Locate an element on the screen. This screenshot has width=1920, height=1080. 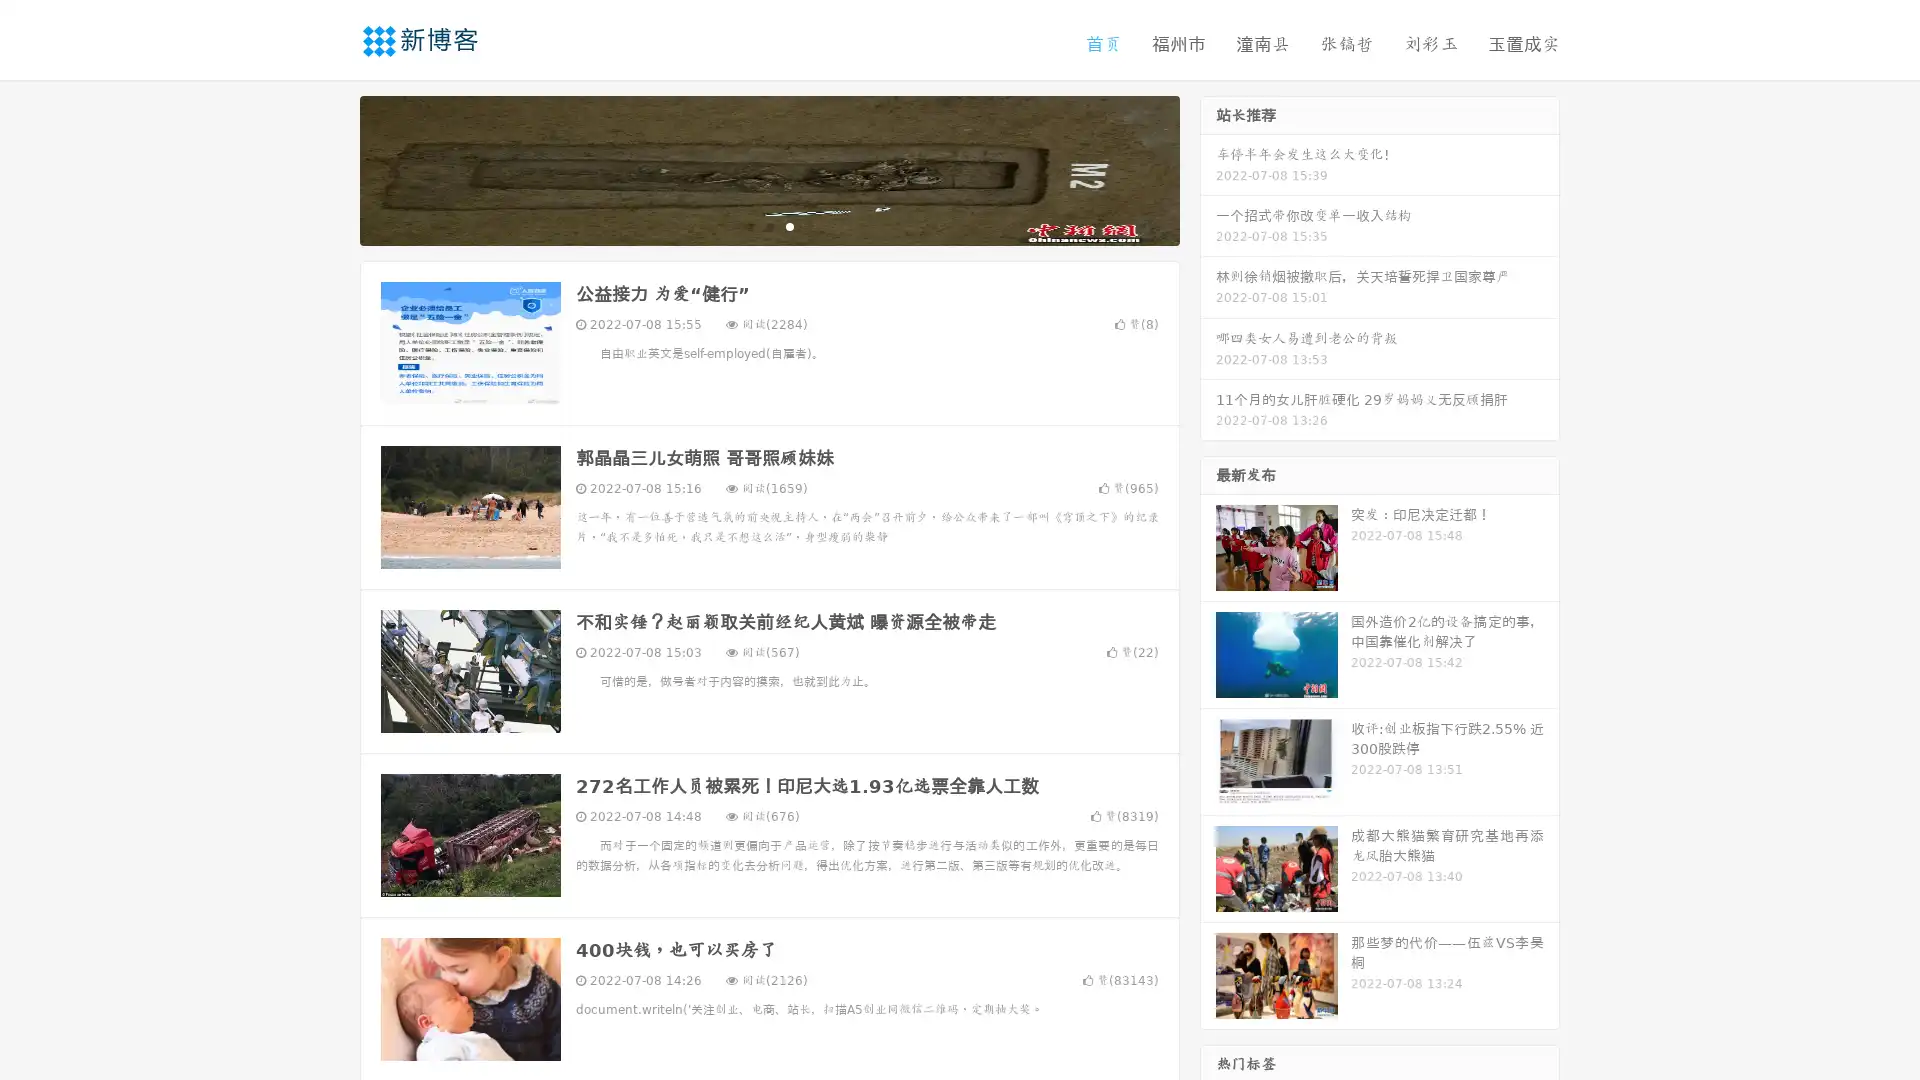
Go to slide 3 is located at coordinates (789, 225).